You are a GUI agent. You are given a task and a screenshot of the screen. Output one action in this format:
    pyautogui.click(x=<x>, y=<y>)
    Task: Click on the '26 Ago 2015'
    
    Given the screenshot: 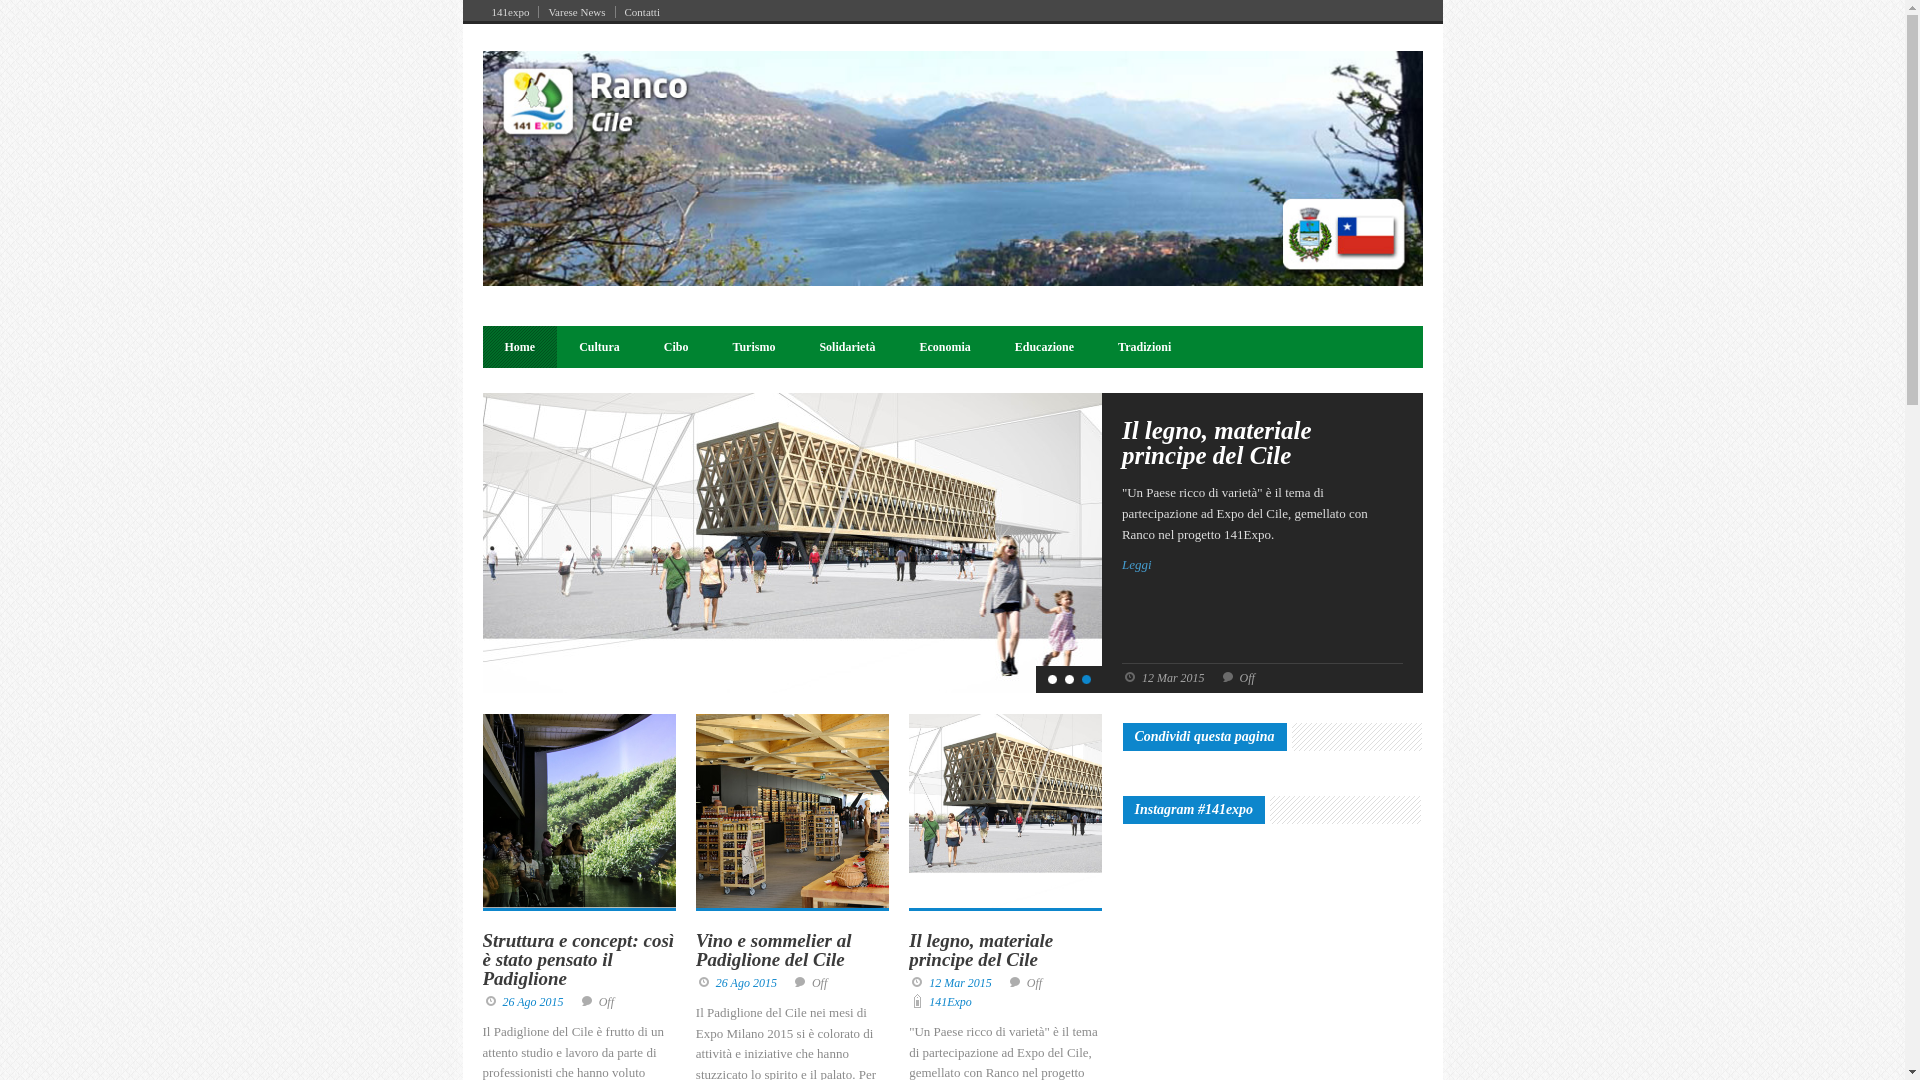 What is the action you would take?
    pyautogui.click(x=532, y=1002)
    